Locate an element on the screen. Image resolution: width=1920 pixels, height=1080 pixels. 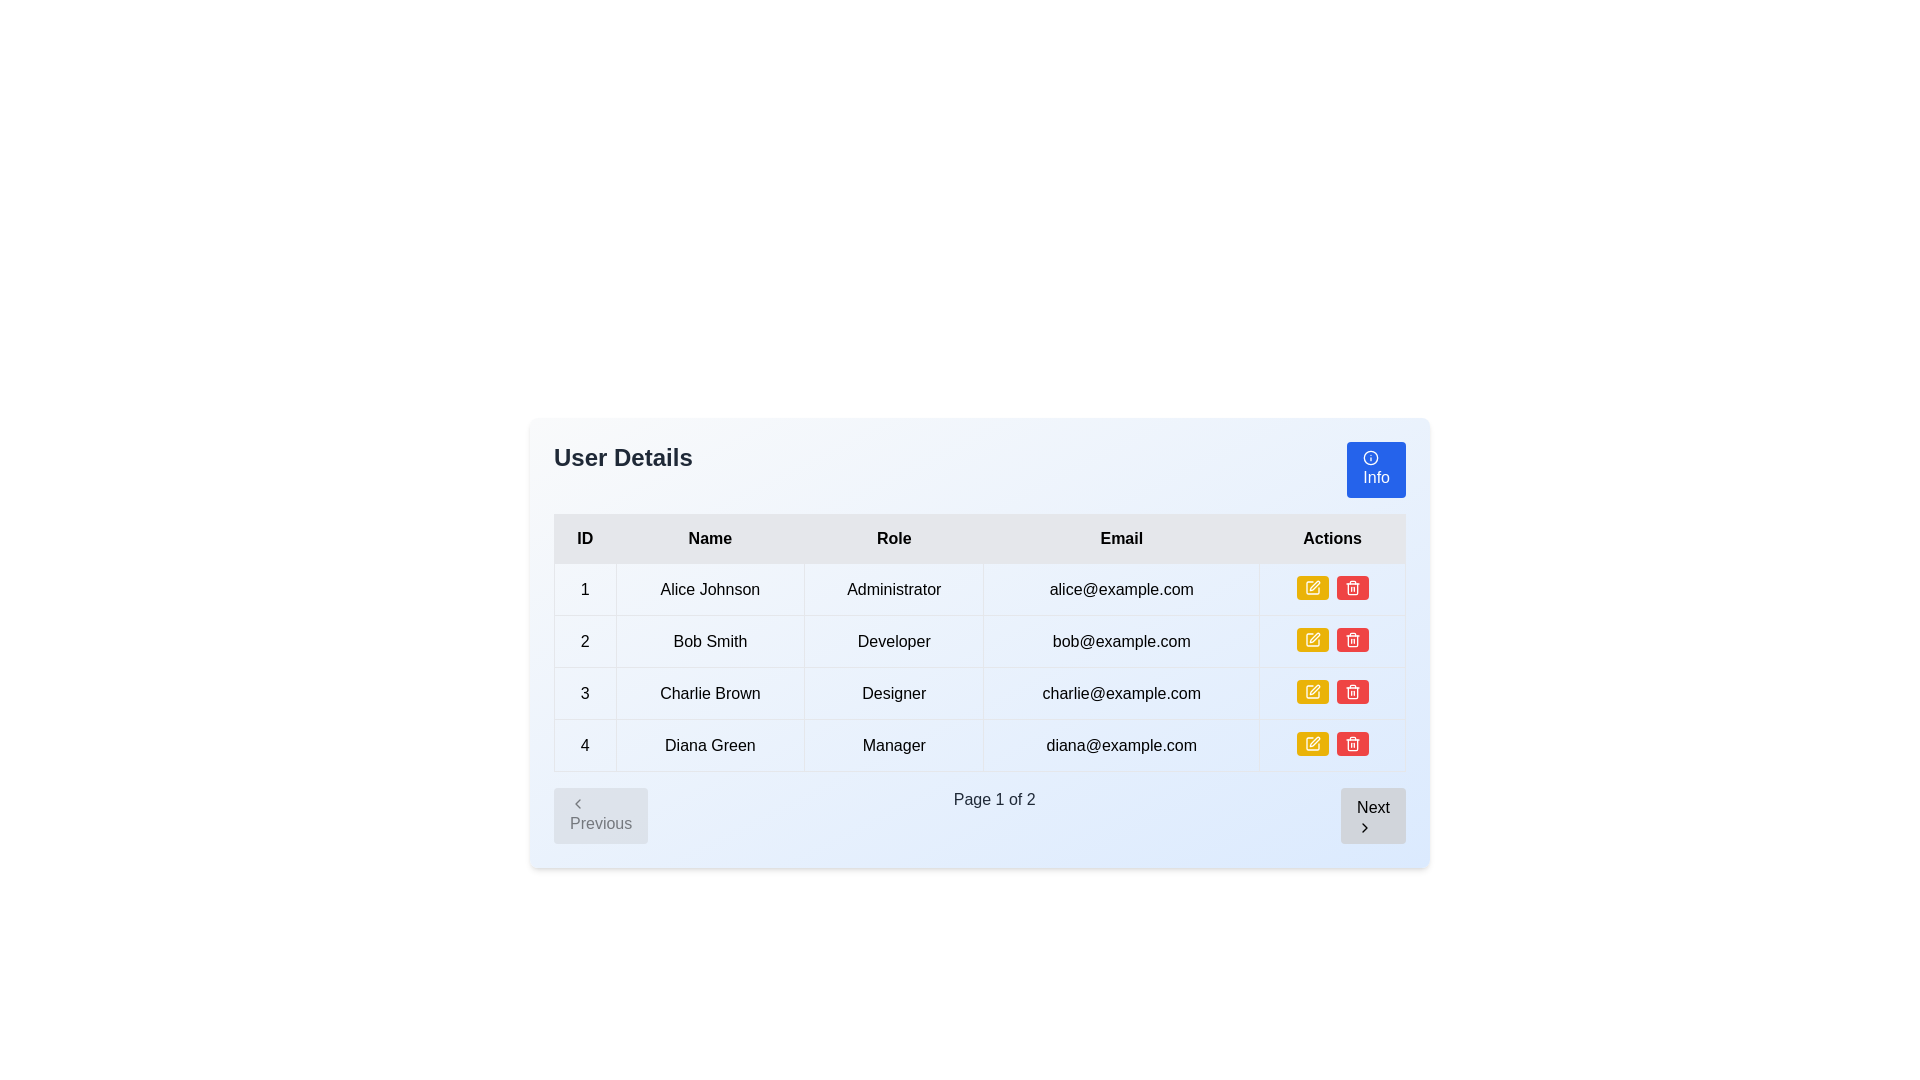
the table cell containing the text '1' in the 'ID' column, which is the first cell in the first row of the table is located at coordinates (584, 588).